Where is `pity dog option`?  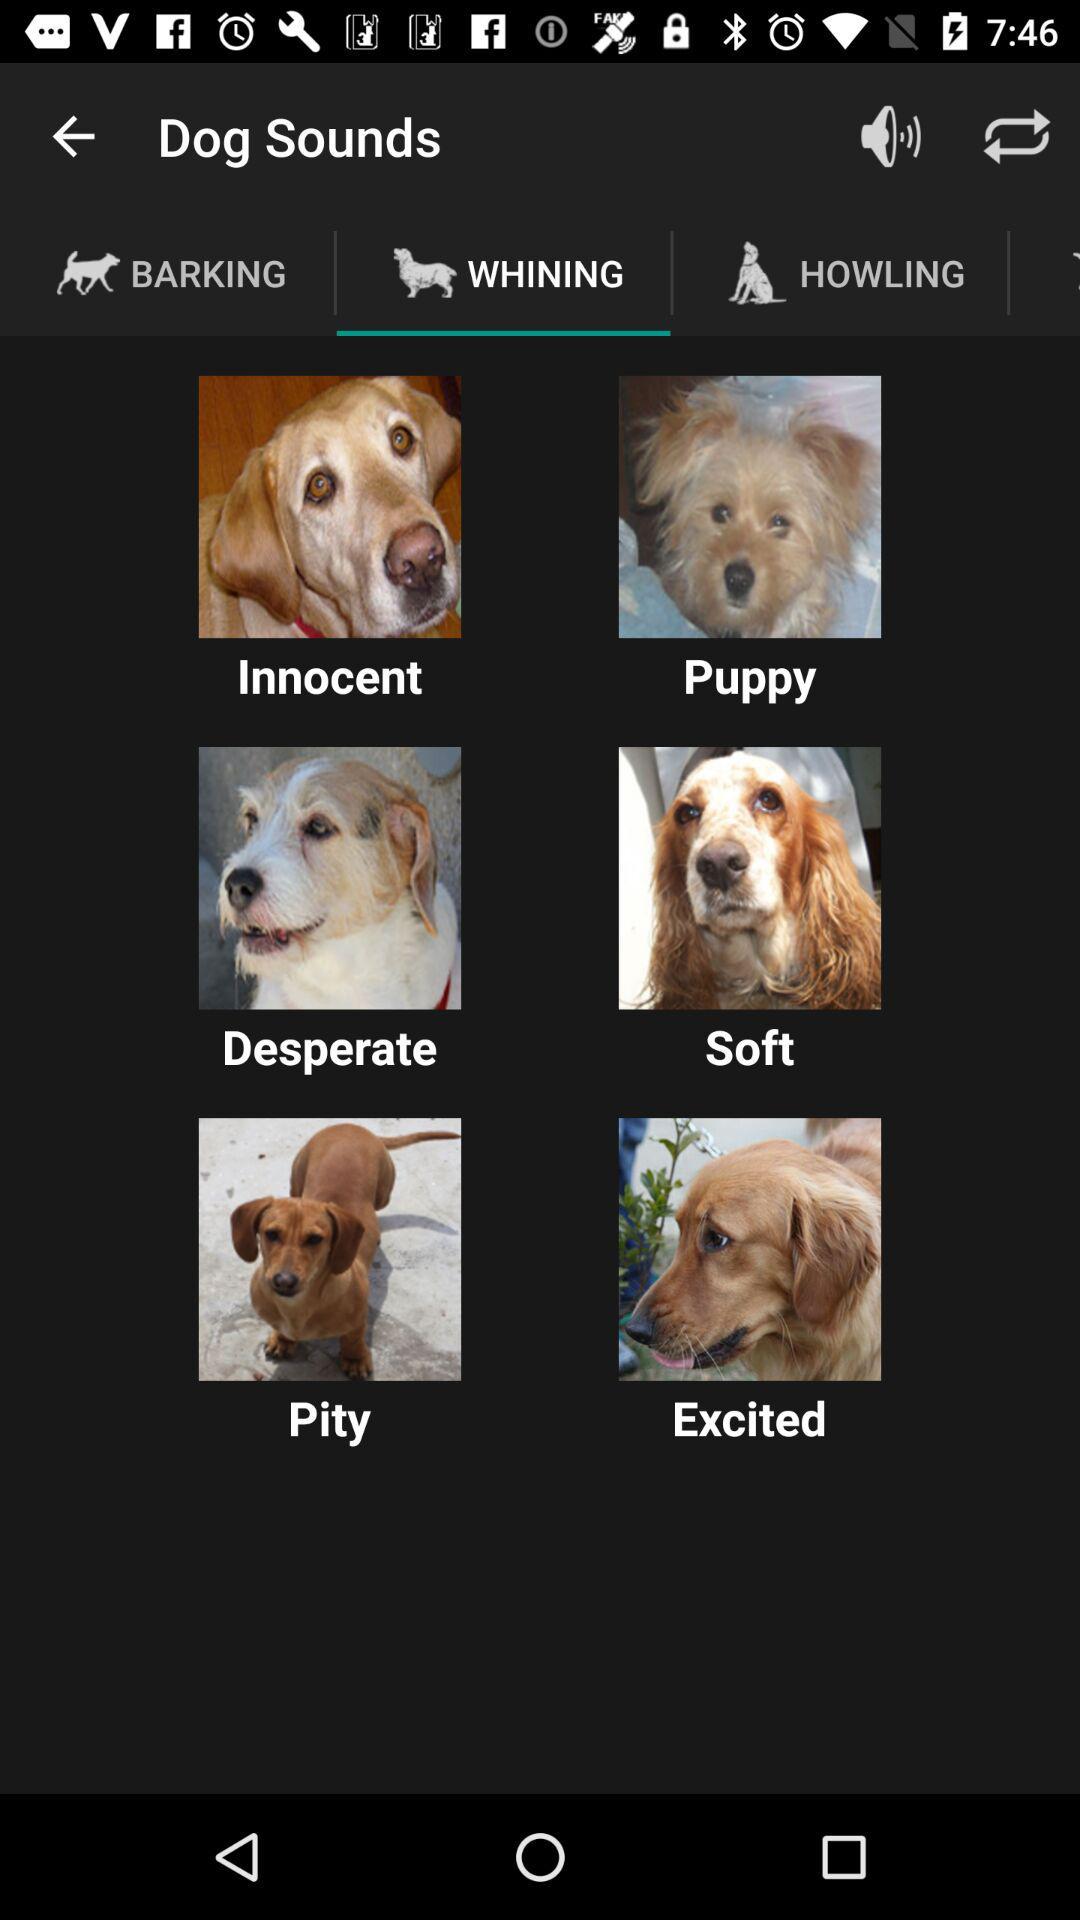 pity dog option is located at coordinates (329, 1248).